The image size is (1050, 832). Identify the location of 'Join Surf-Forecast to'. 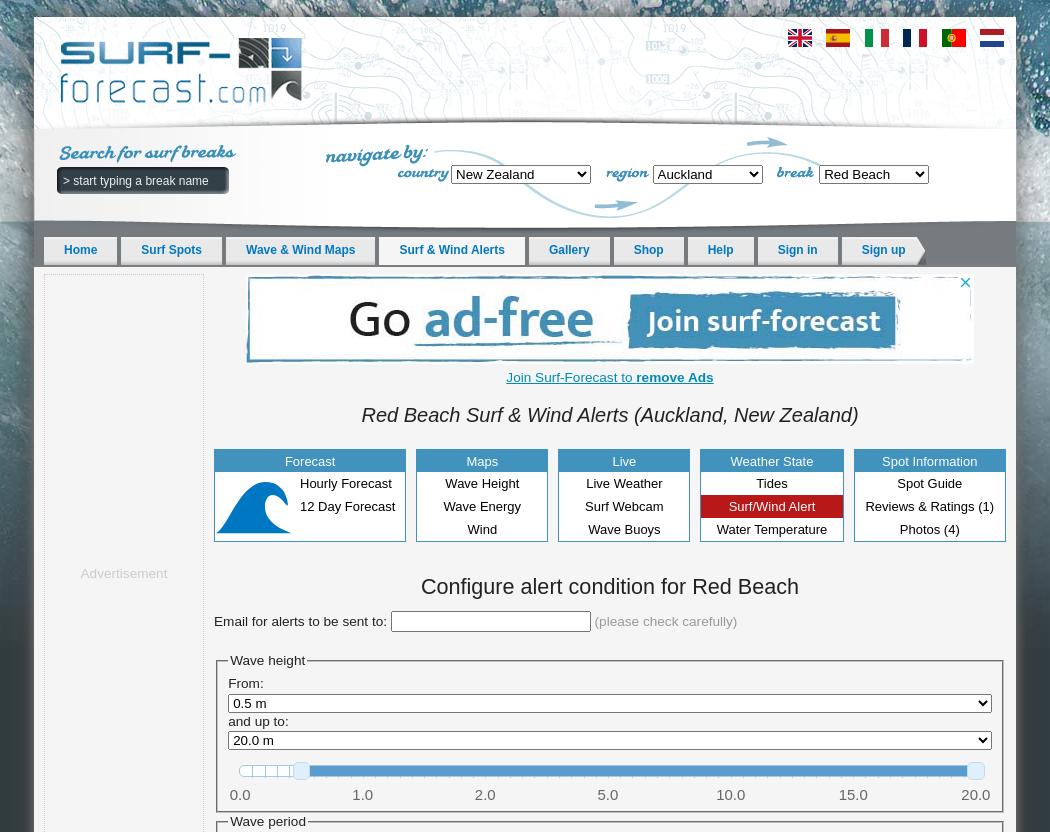
(569, 376).